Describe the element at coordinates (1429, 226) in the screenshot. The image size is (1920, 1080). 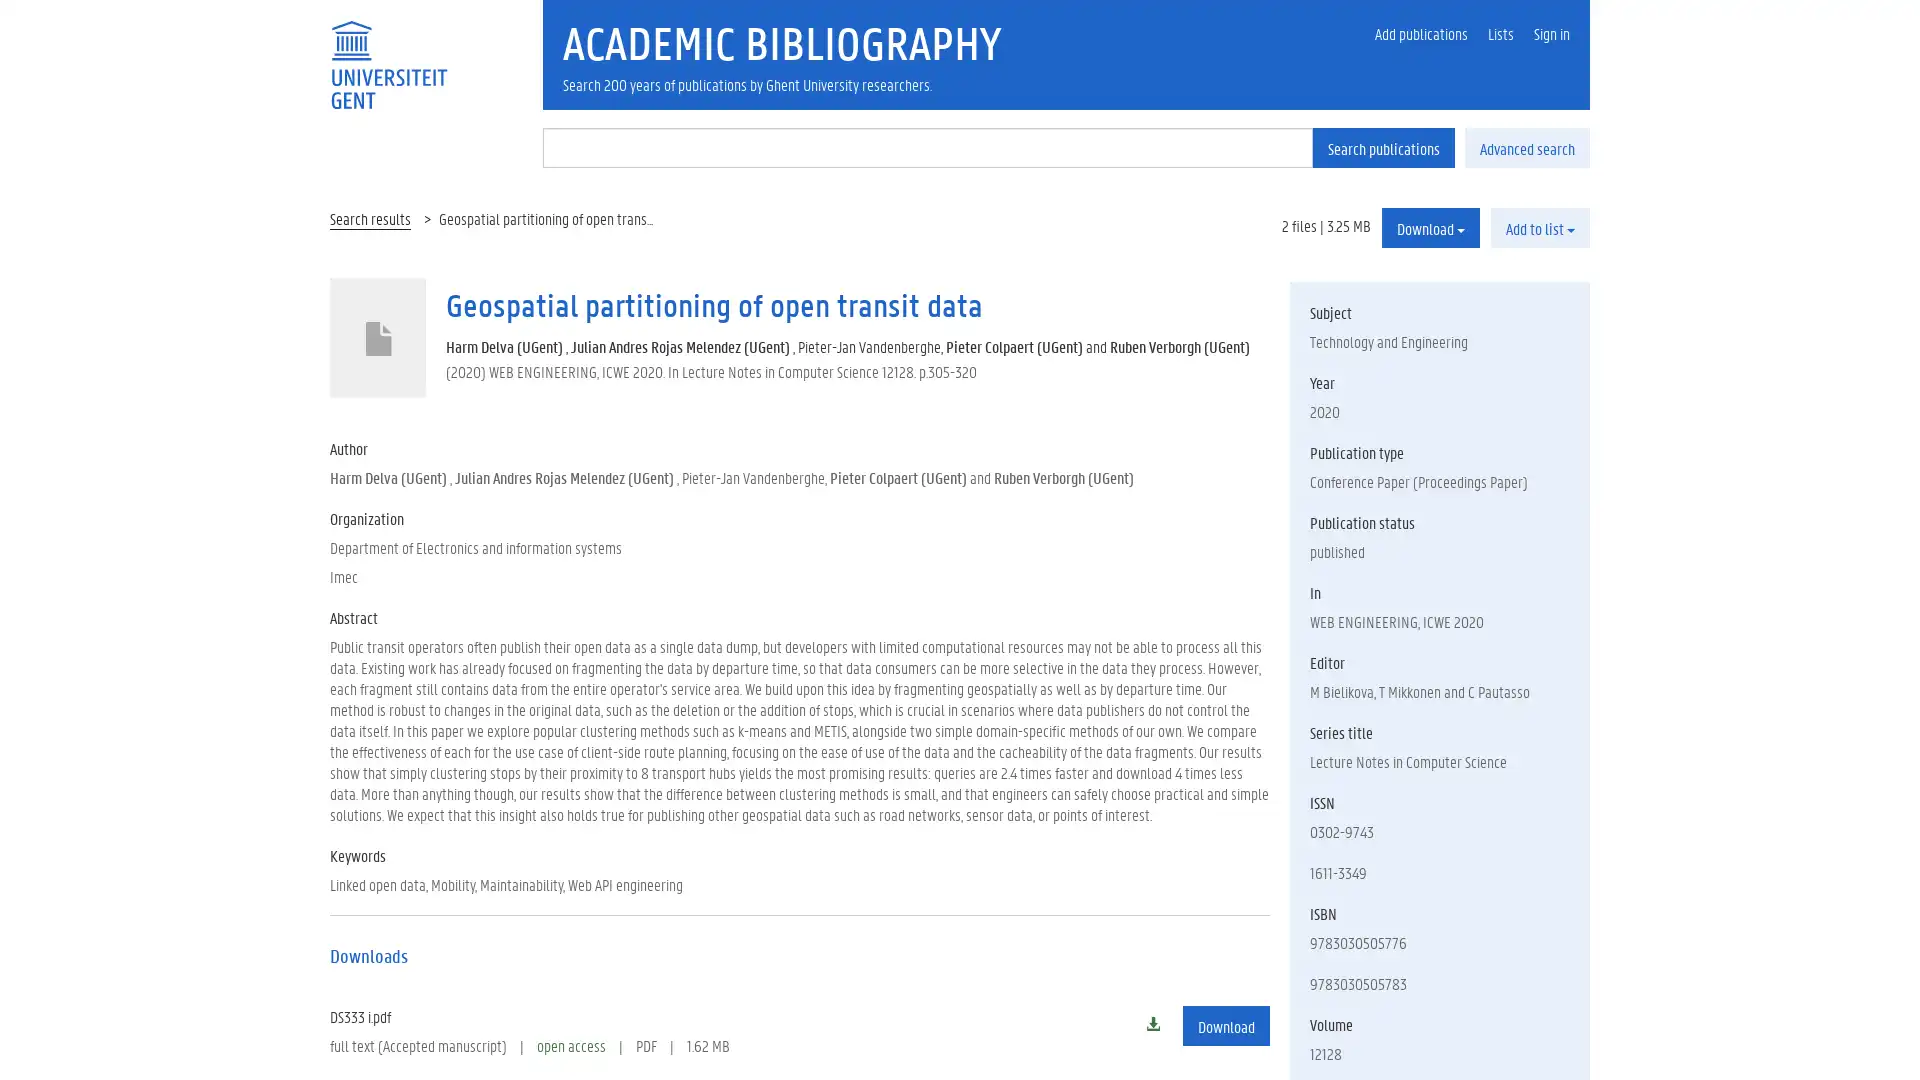
I see `Download` at that location.